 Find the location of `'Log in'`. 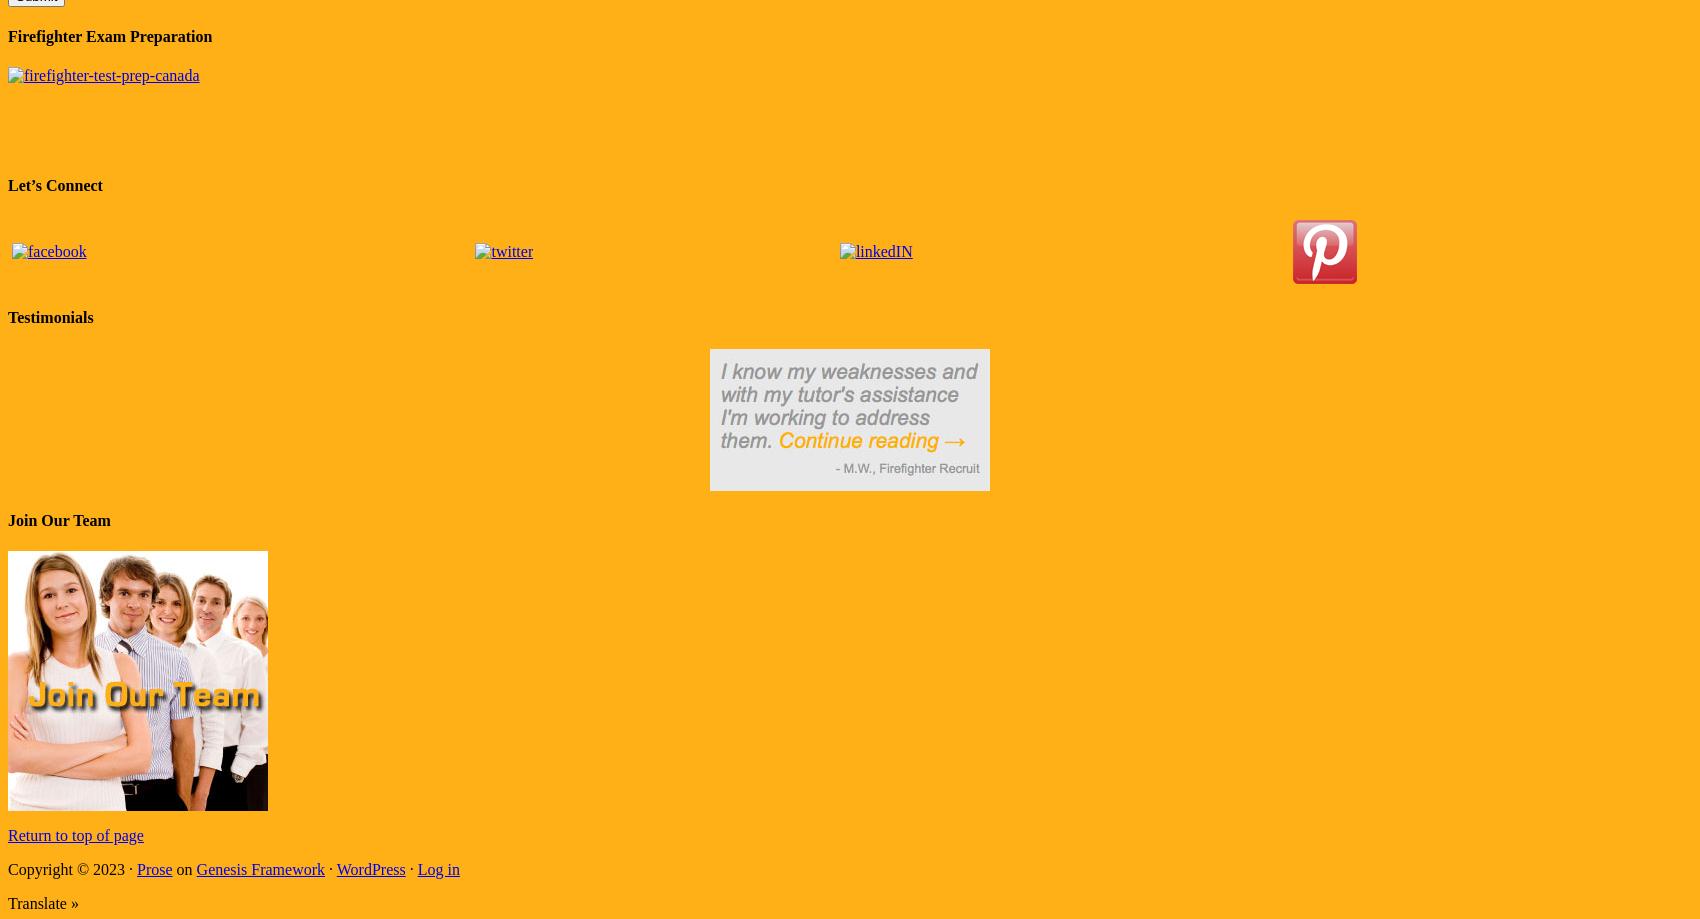

'Log in' is located at coordinates (437, 868).